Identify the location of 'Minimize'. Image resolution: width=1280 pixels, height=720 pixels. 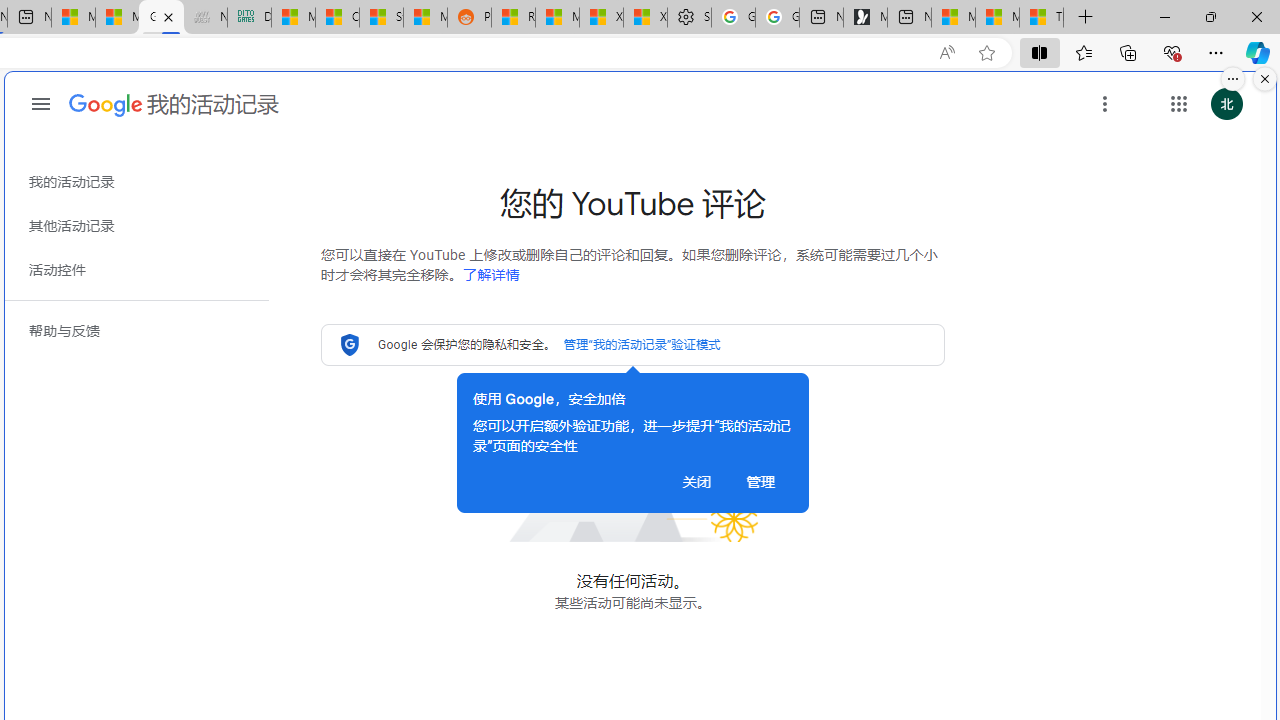
(1164, 16).